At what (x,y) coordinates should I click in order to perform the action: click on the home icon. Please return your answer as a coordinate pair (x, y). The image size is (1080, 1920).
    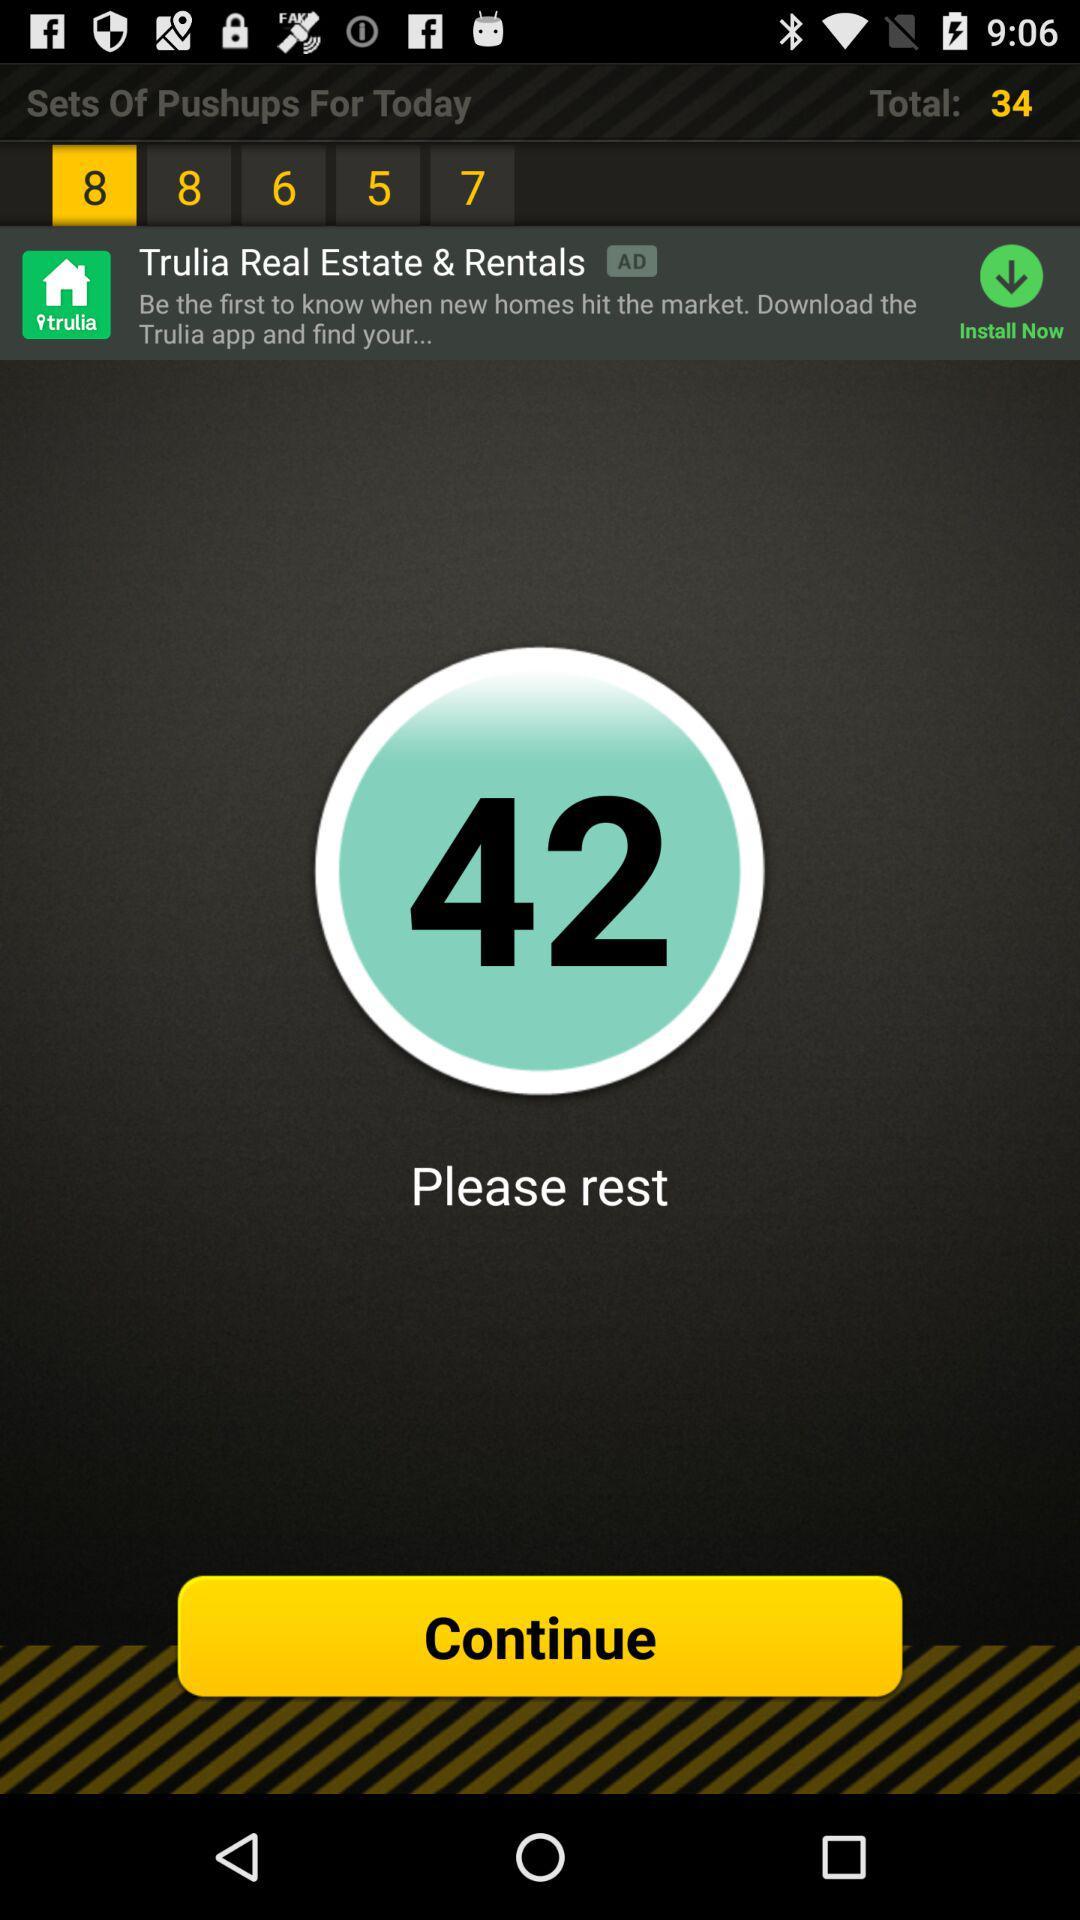
    Looking at the image, I should click on (64, 314).